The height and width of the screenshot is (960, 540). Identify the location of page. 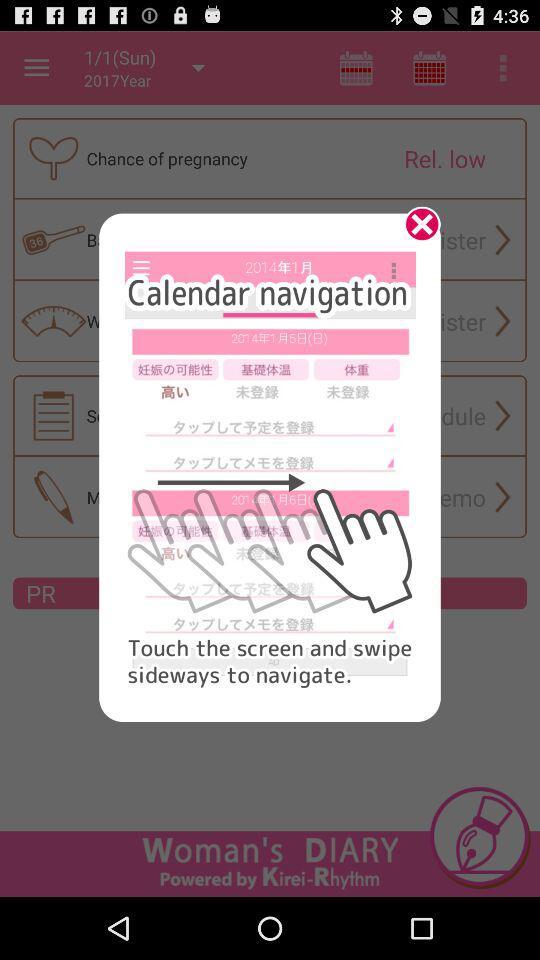
(414, 231).